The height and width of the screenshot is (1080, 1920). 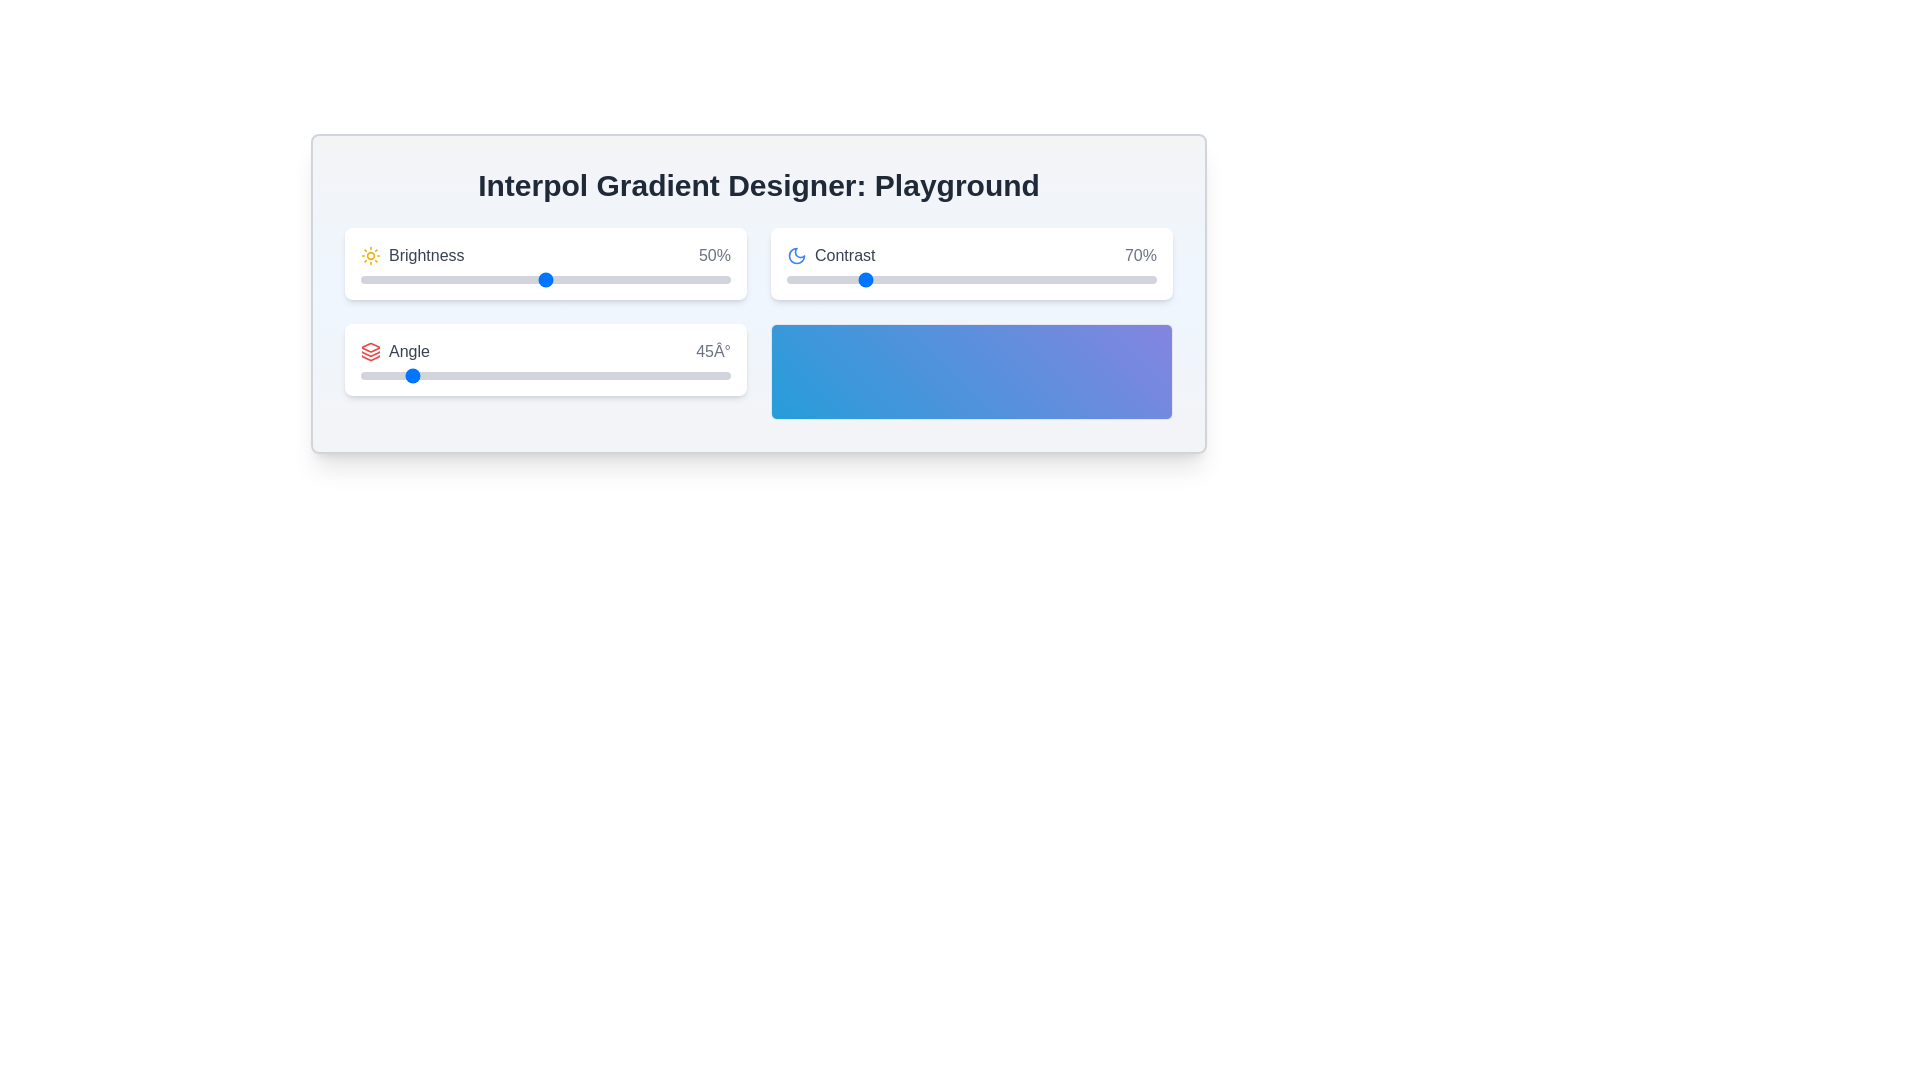 I want to click on the angle, so click(x=446, y=375).